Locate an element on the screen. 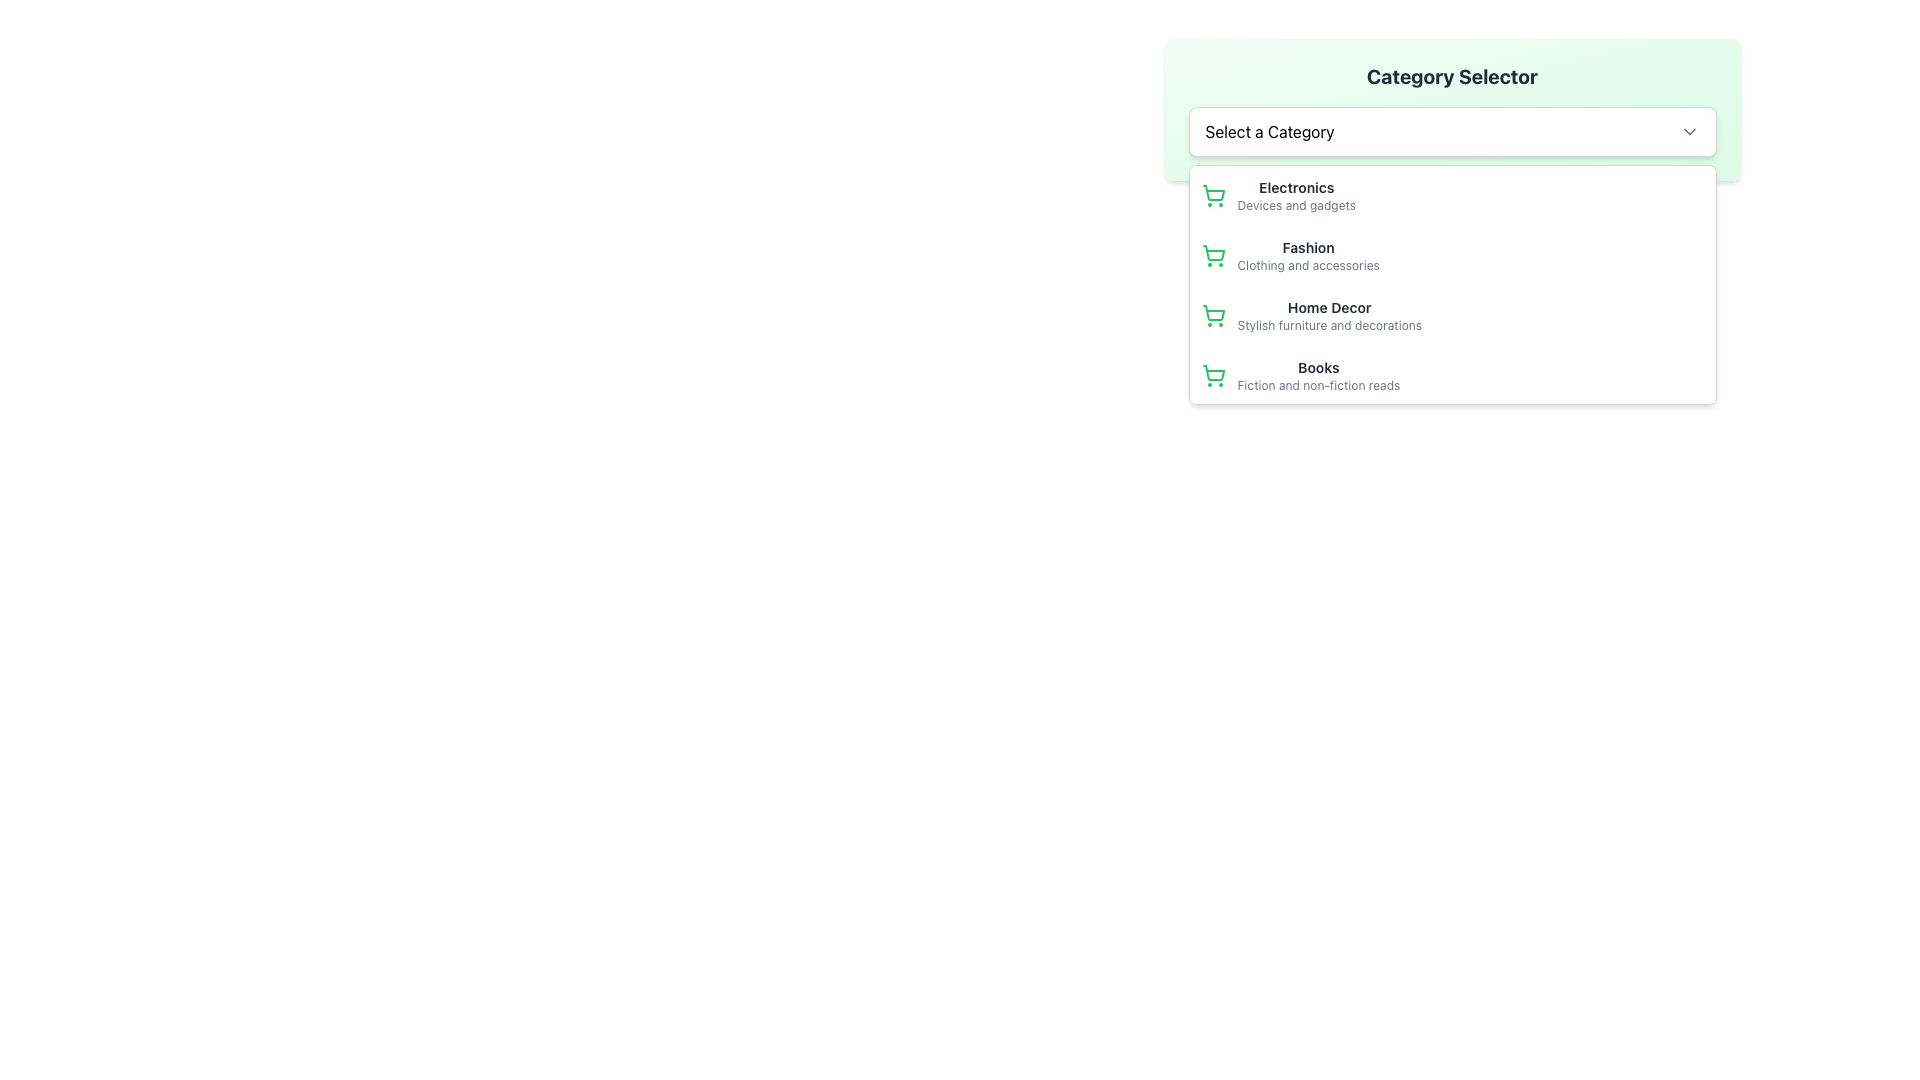  the 'Home Decor' category option found as the third item in the dropdown menu labeled 'Select a Category' is located at coordinates (1452, 285).